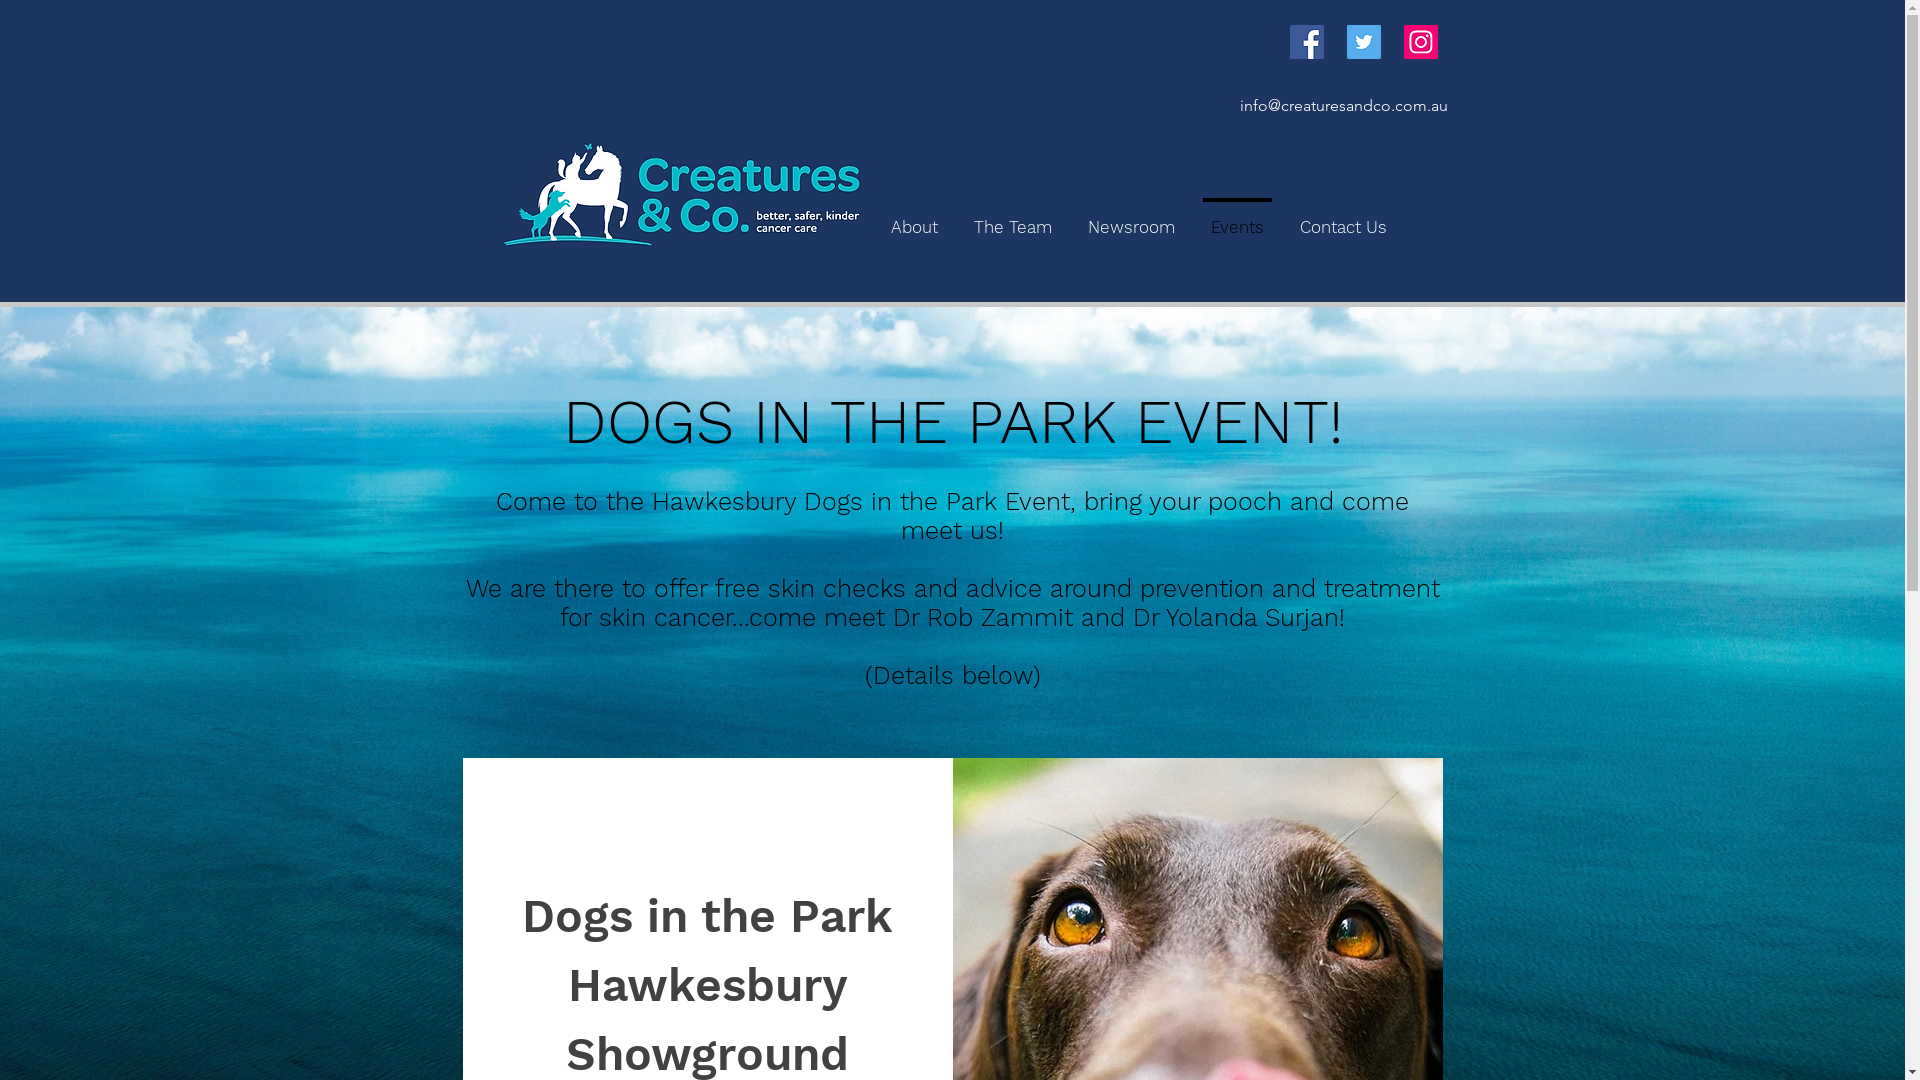 The image size is (1920, 1080). I want to click on 'Events', so click(1235, 218).